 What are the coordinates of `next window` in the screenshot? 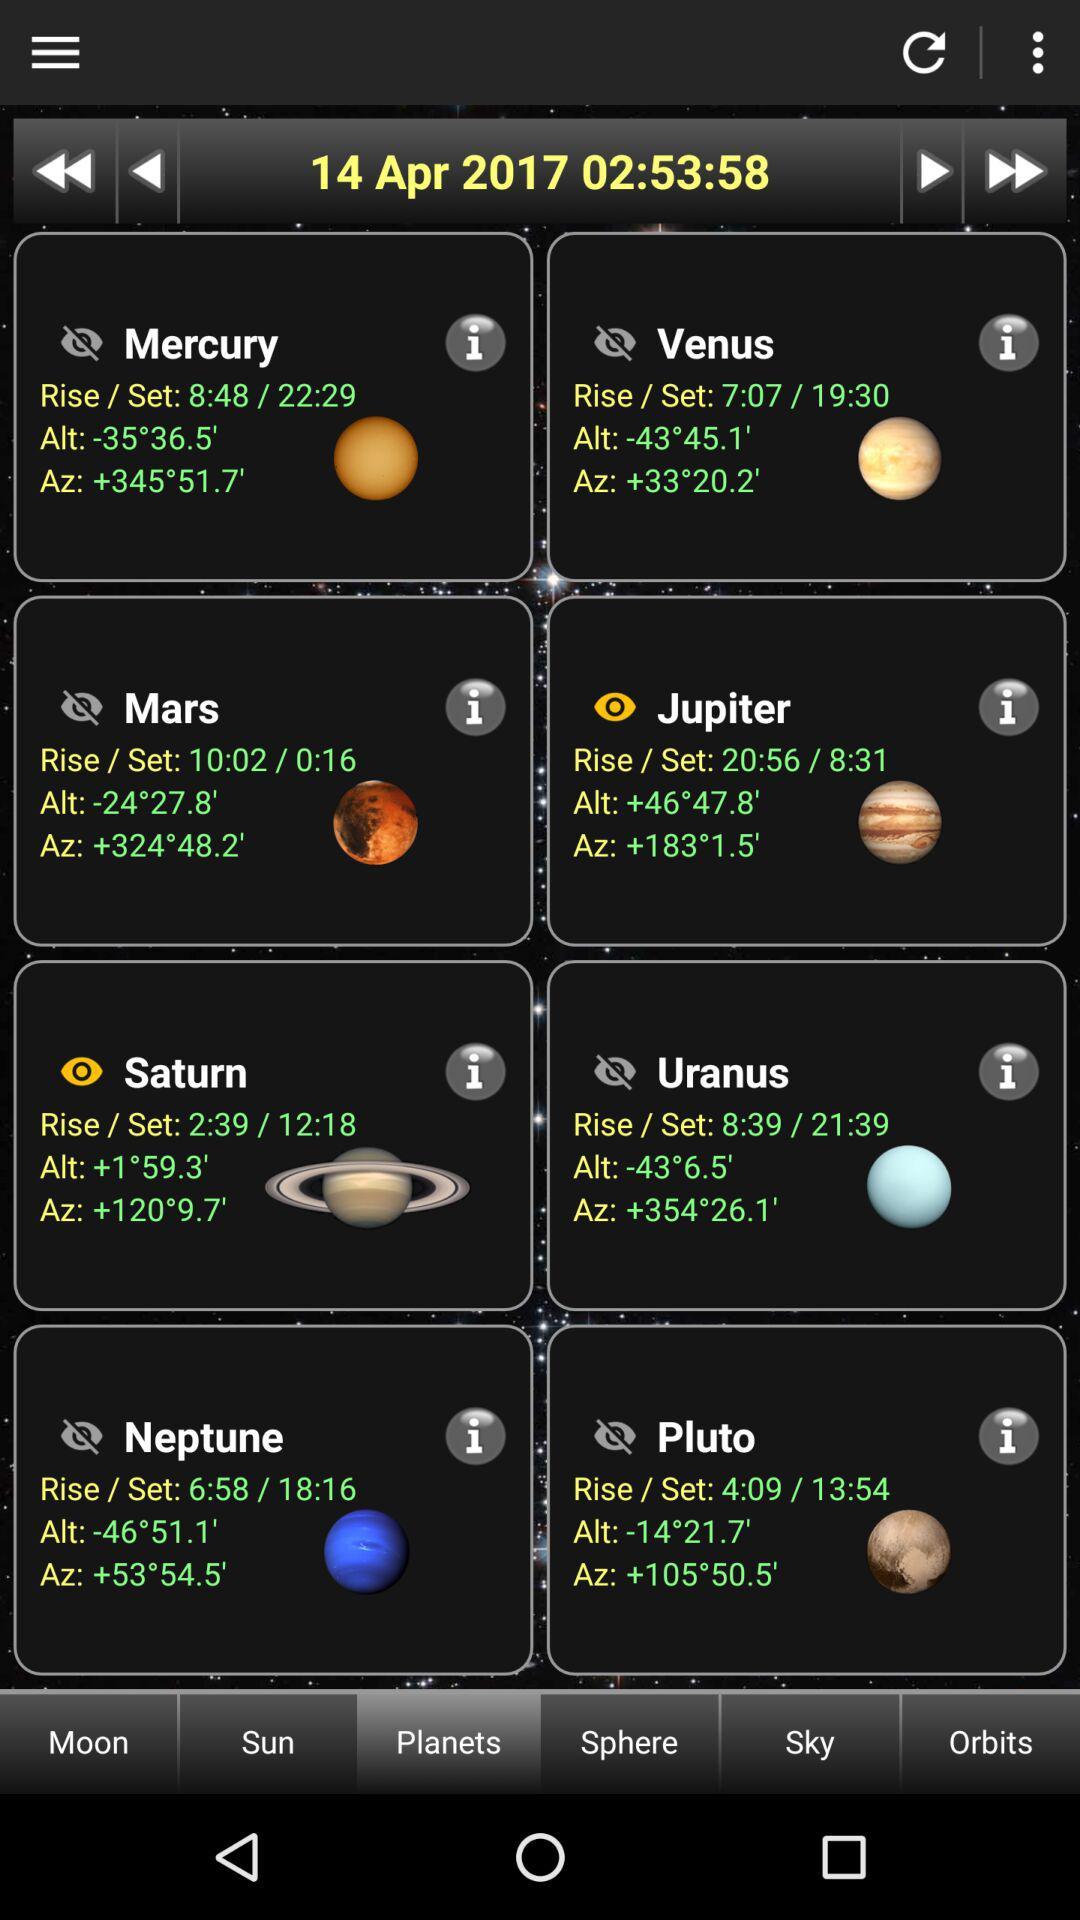 It's located at (932, 171).